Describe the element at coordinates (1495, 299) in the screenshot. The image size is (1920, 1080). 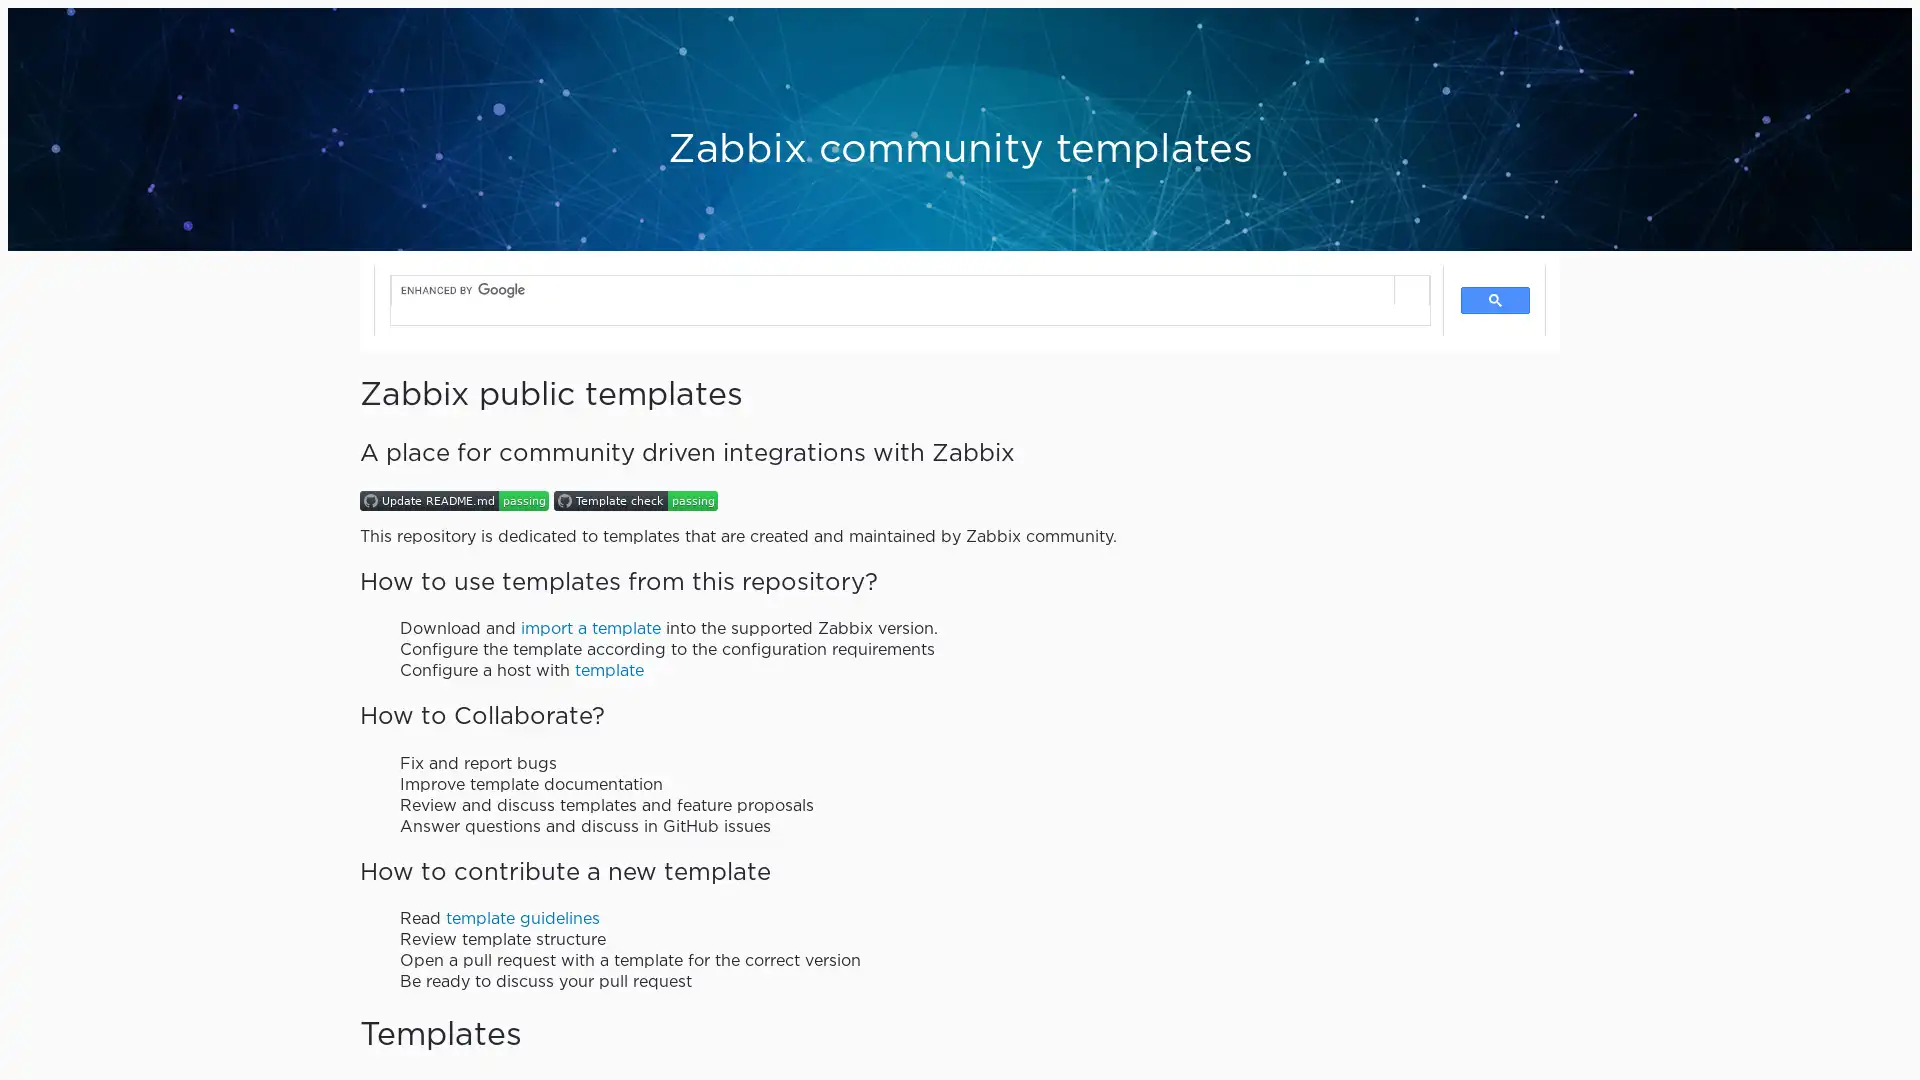
I see `search` at that location.